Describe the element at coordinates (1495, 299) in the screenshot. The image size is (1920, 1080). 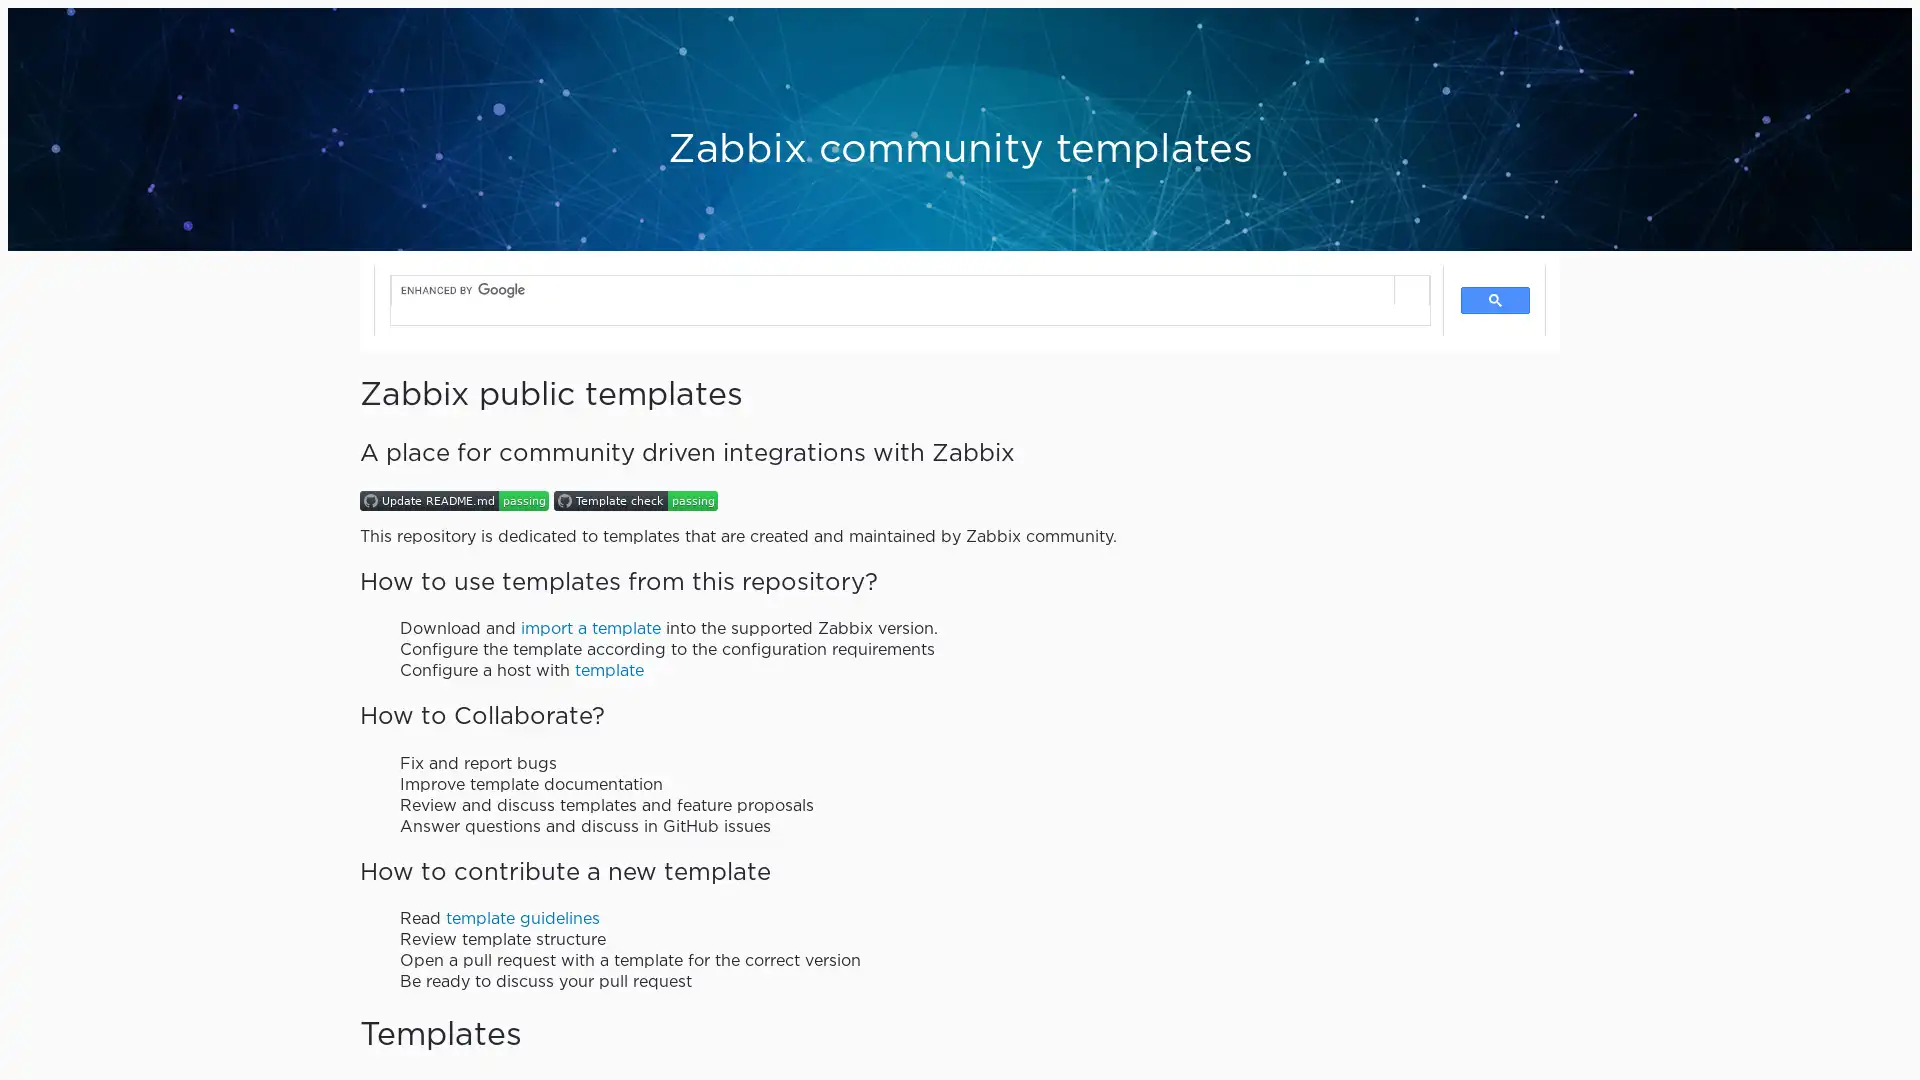
I see `search` at that location.